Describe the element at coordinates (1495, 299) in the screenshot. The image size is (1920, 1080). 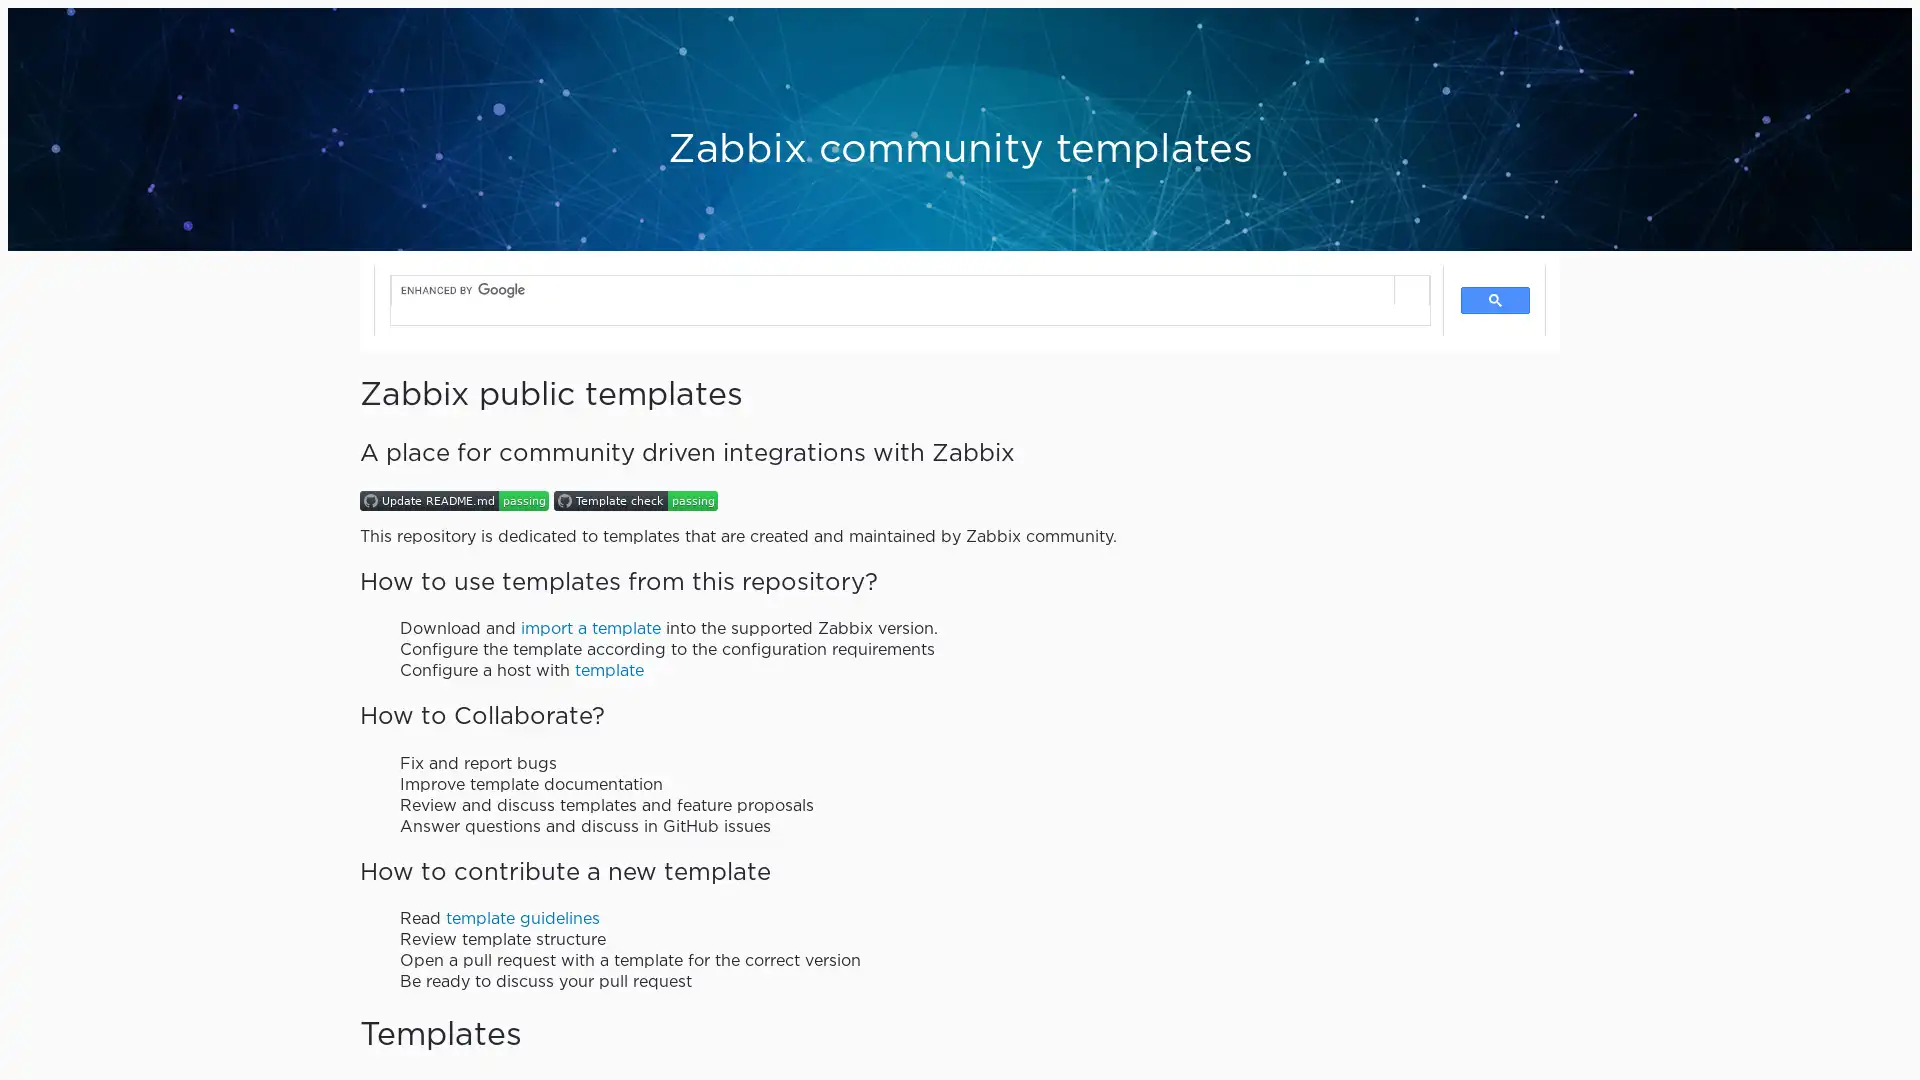
I see `search` at that location.